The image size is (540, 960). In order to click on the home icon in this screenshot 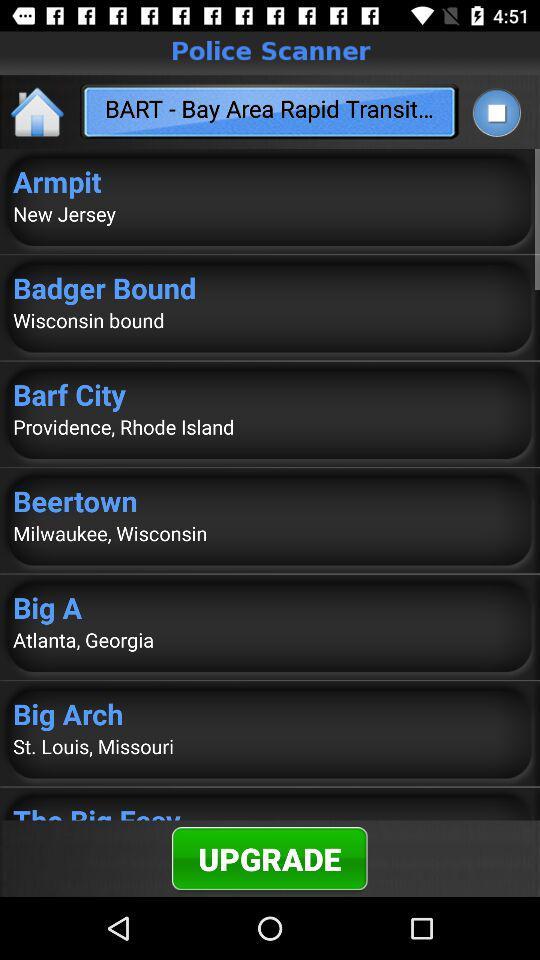, I will do `click(38, 111)`.